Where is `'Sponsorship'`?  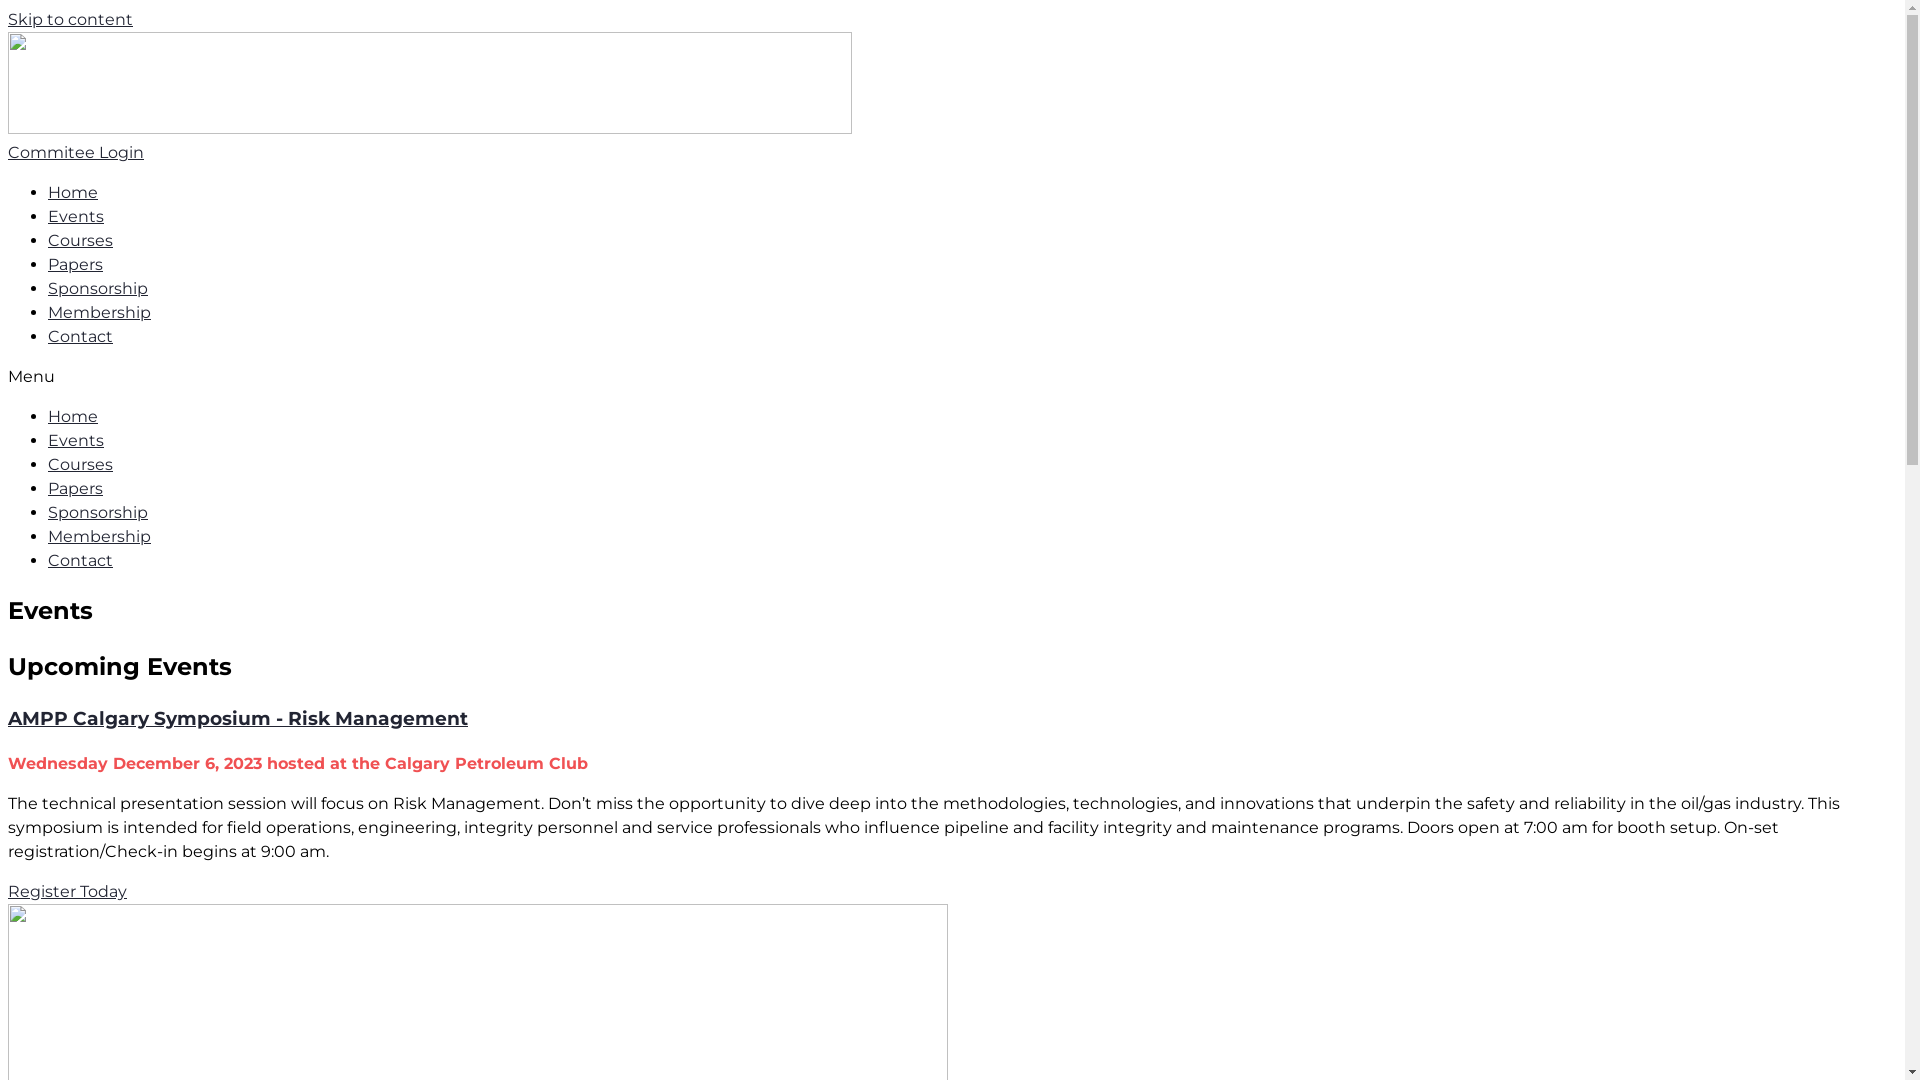
'Sponsorship' is located at coordinates (96, 511).